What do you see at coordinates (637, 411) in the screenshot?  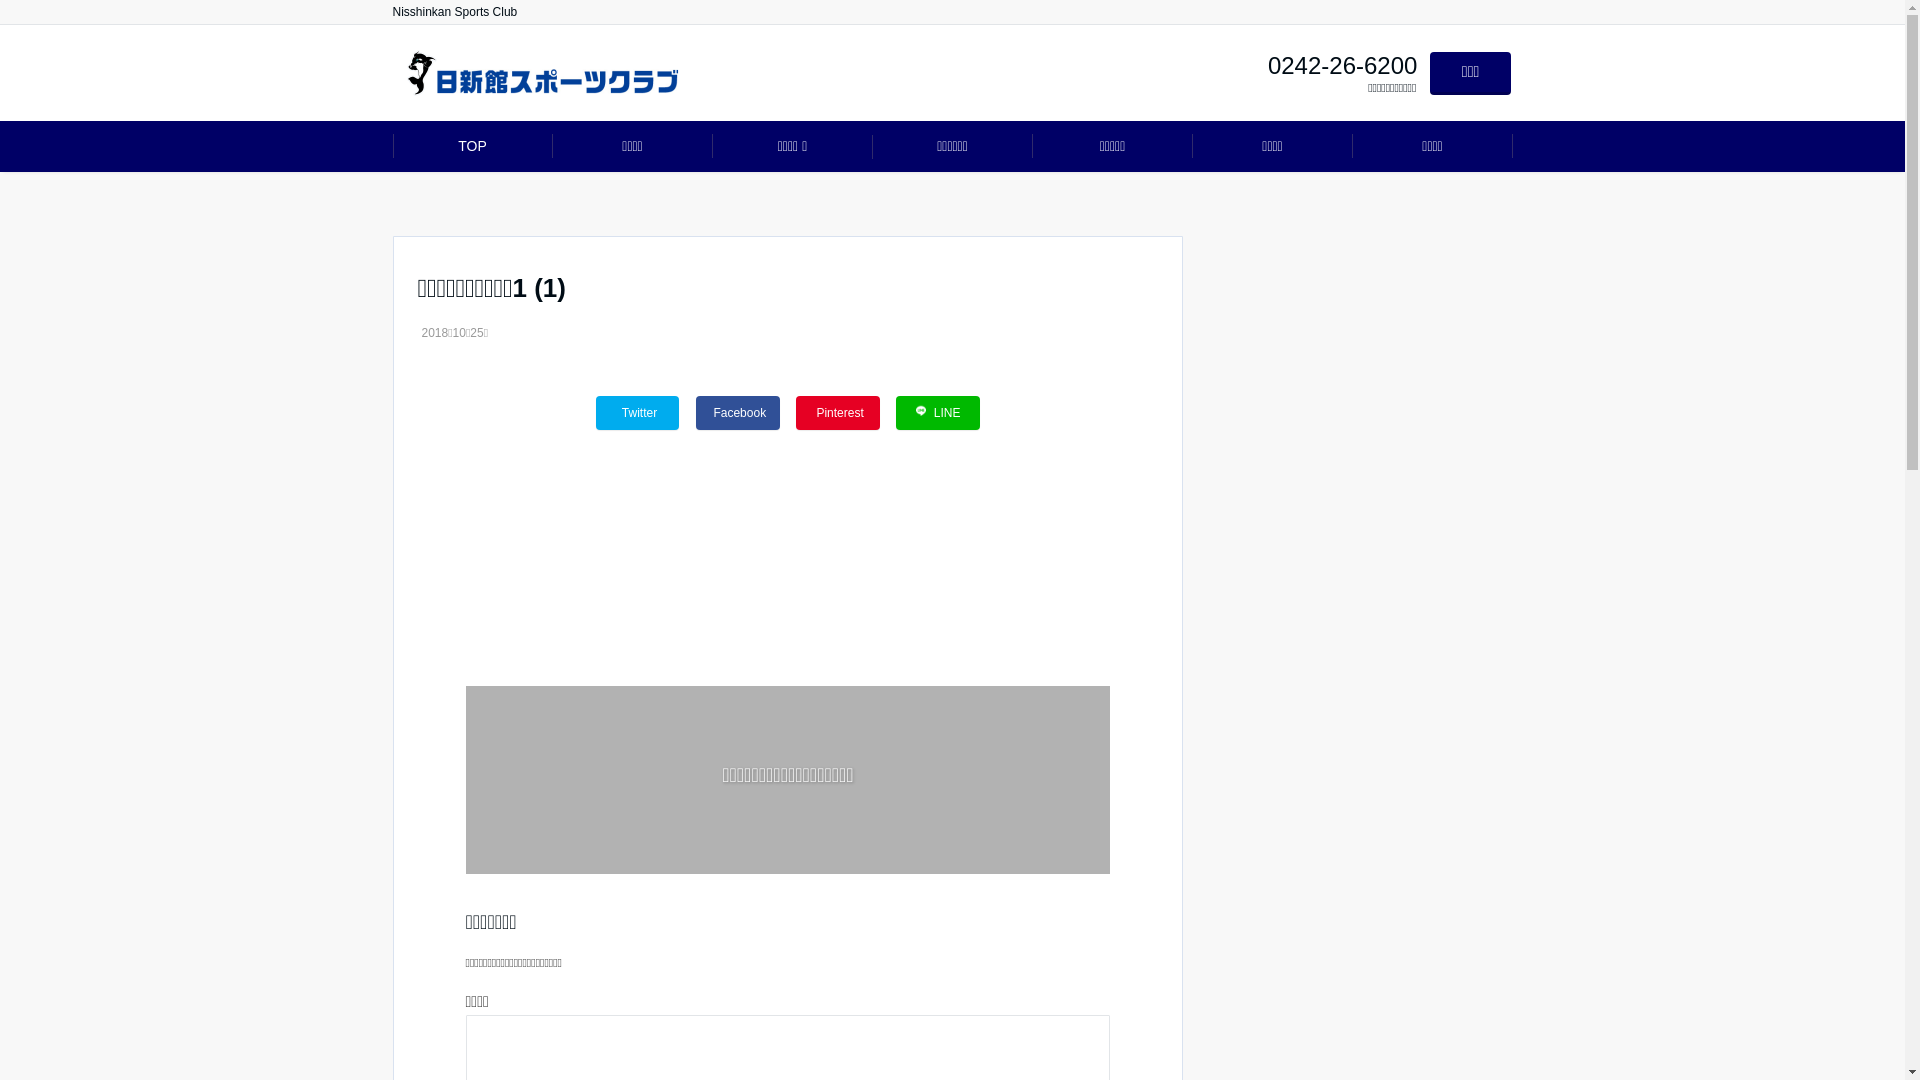 I see `'Twitter'` at bounding box center [637, 411].